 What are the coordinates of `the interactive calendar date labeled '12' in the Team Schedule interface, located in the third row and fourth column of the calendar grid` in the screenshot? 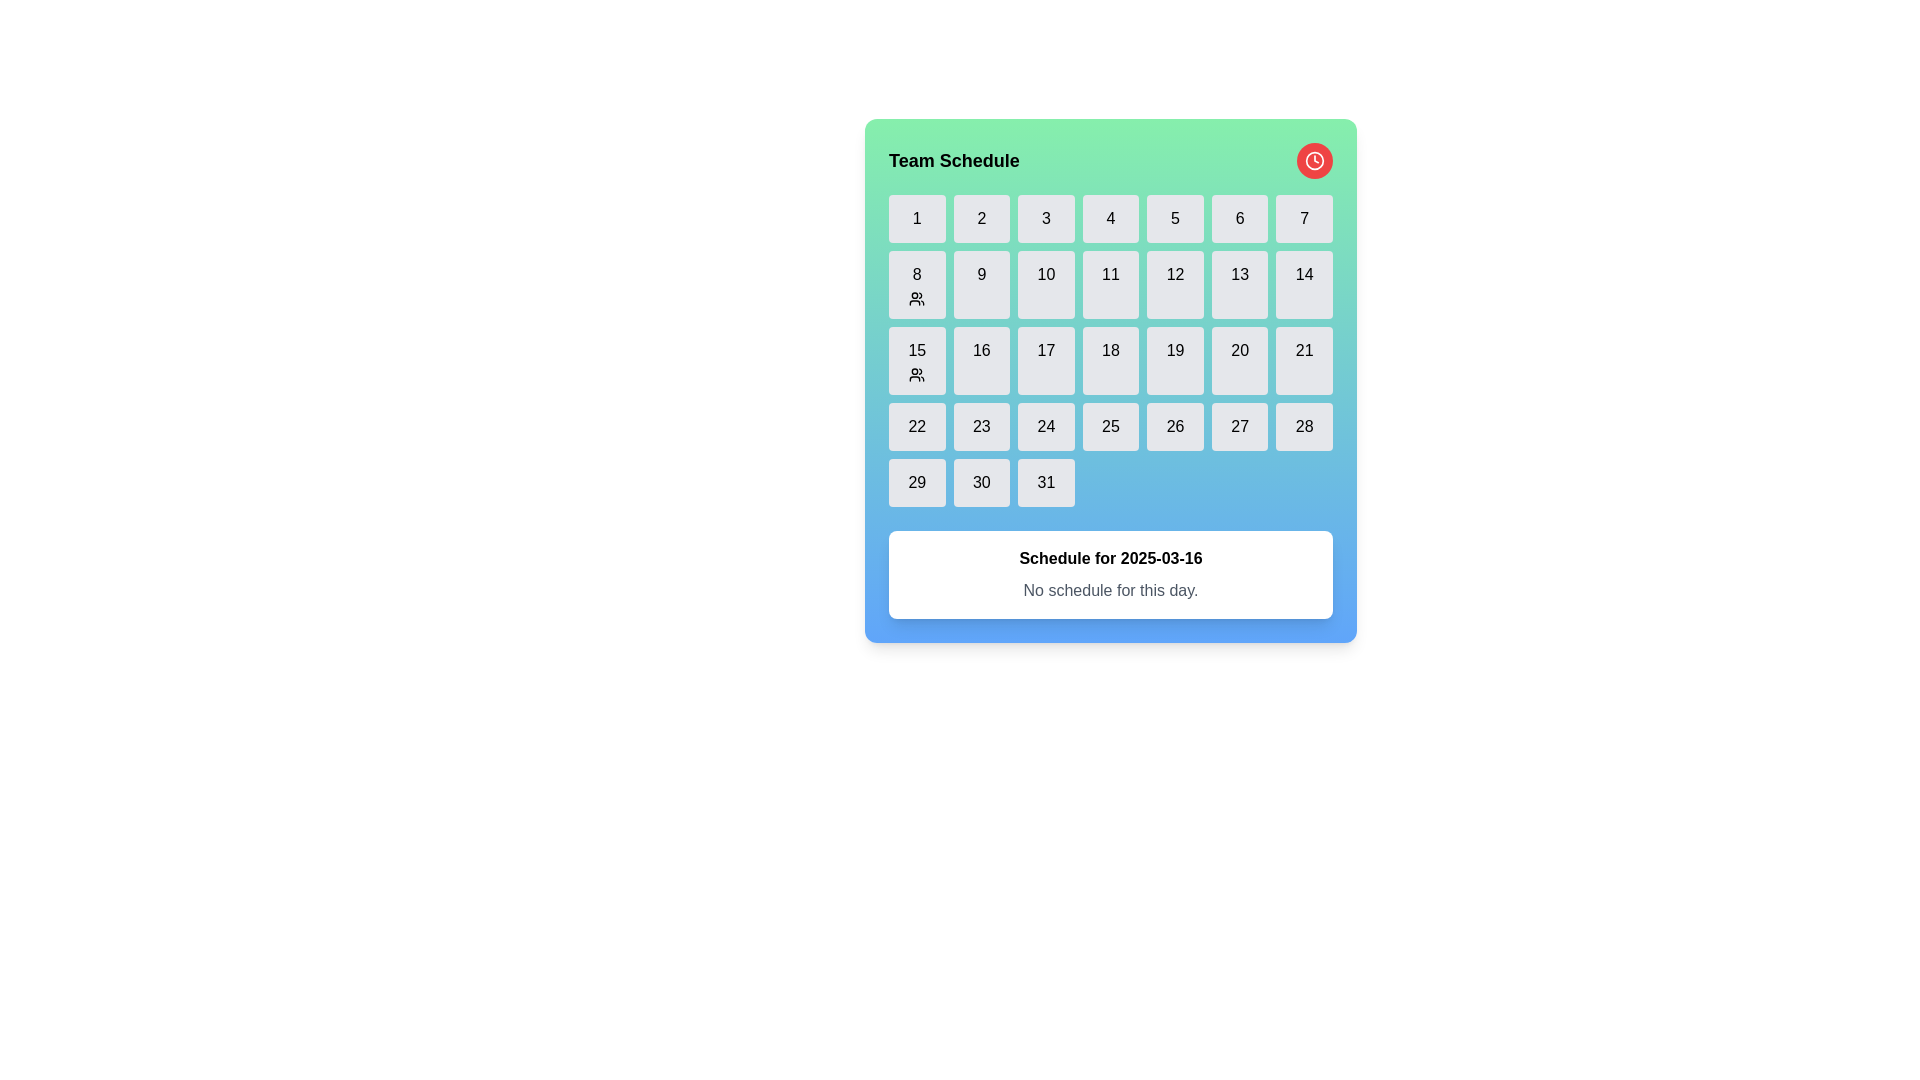 It's located at (1175, 274).